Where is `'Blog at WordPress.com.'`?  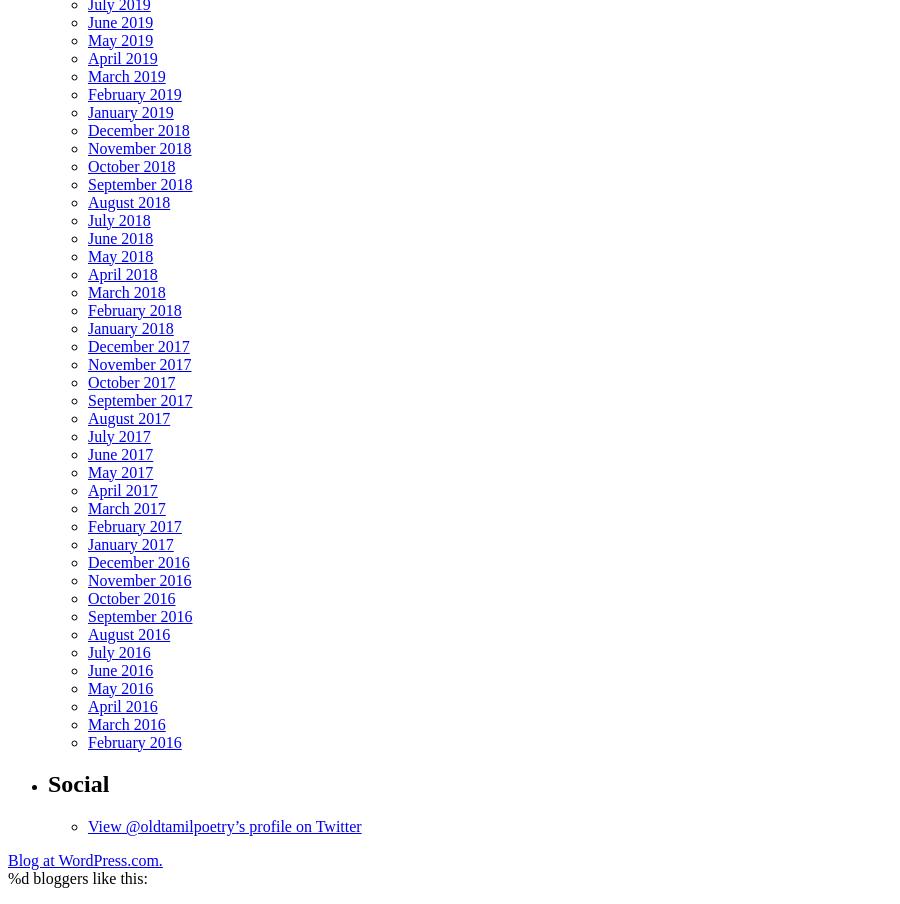
'Blog at WordPress.com.' is located at coordinates (7, 860).